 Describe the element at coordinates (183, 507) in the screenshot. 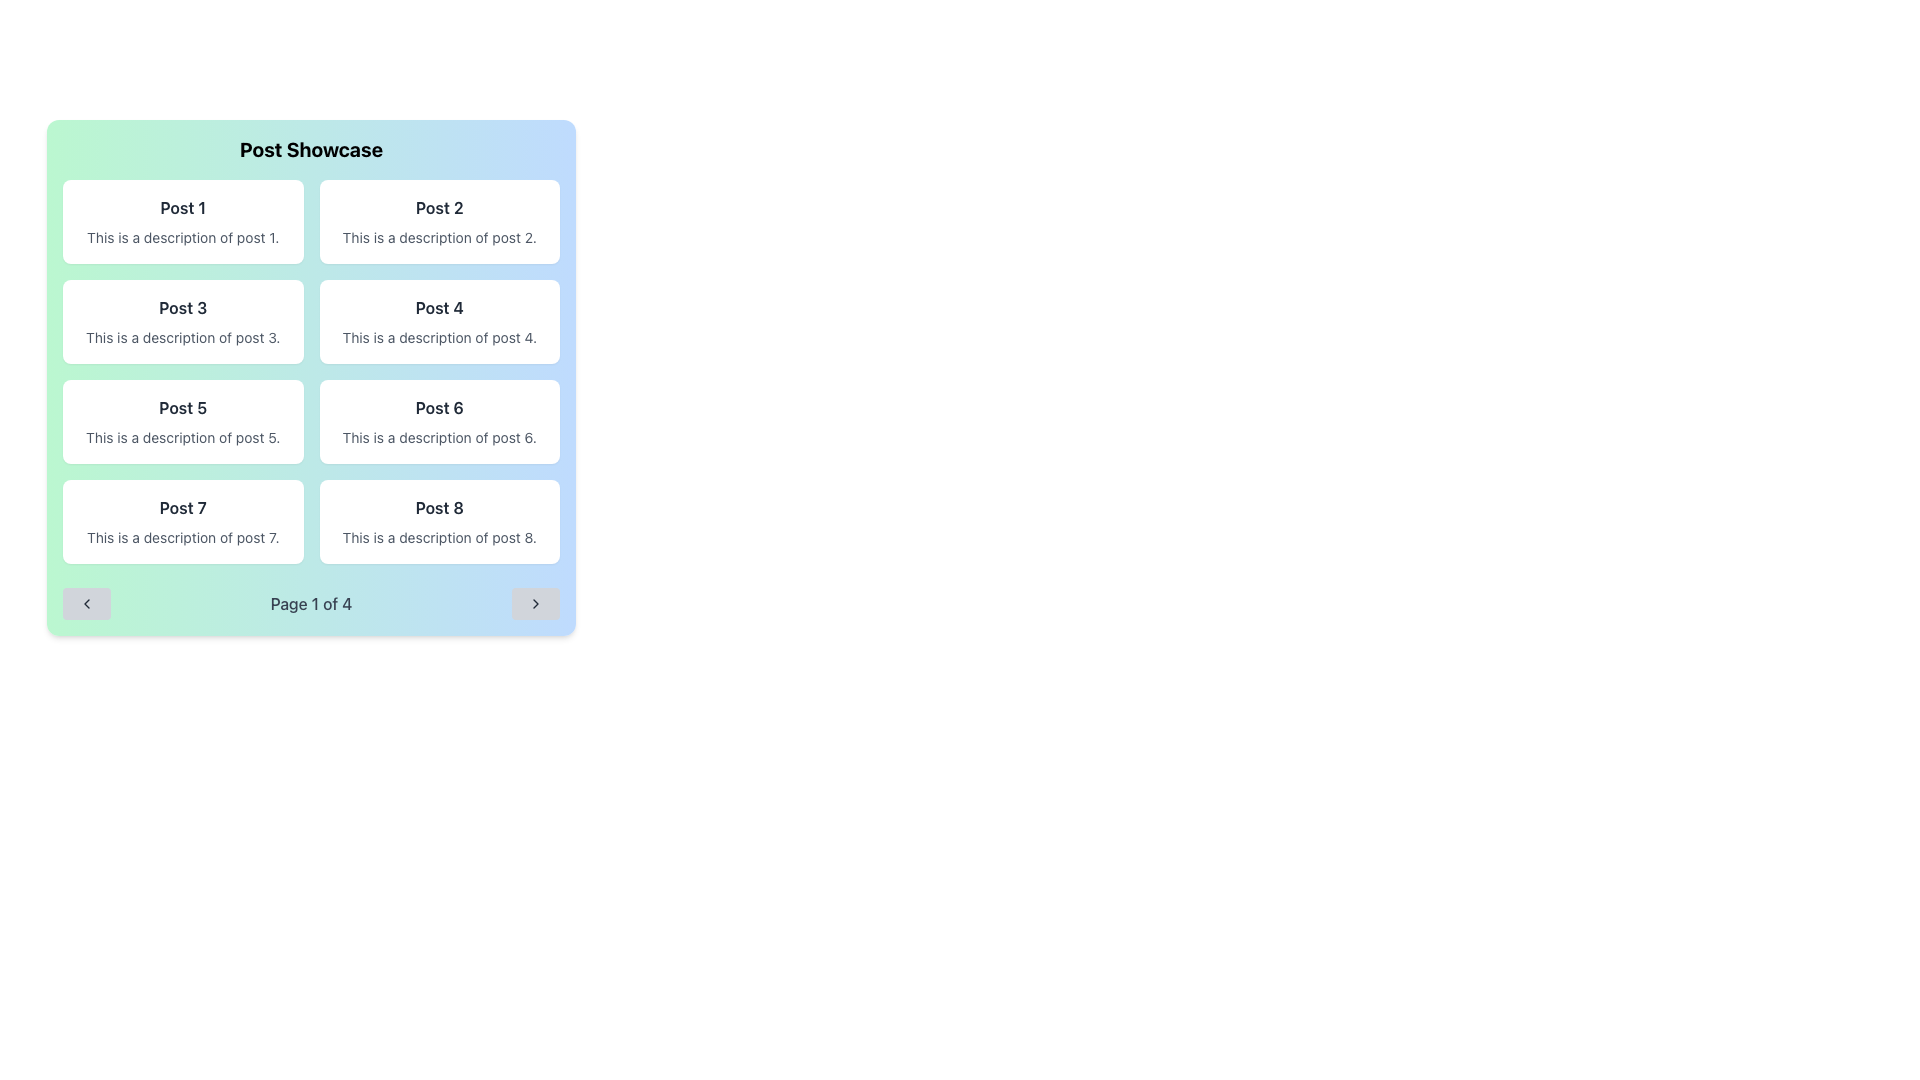

I see `the Text Label that serves as the title of the card representing an item in a collection of posts, located in the second row and first column of a 3x3 grid layout` at that location.